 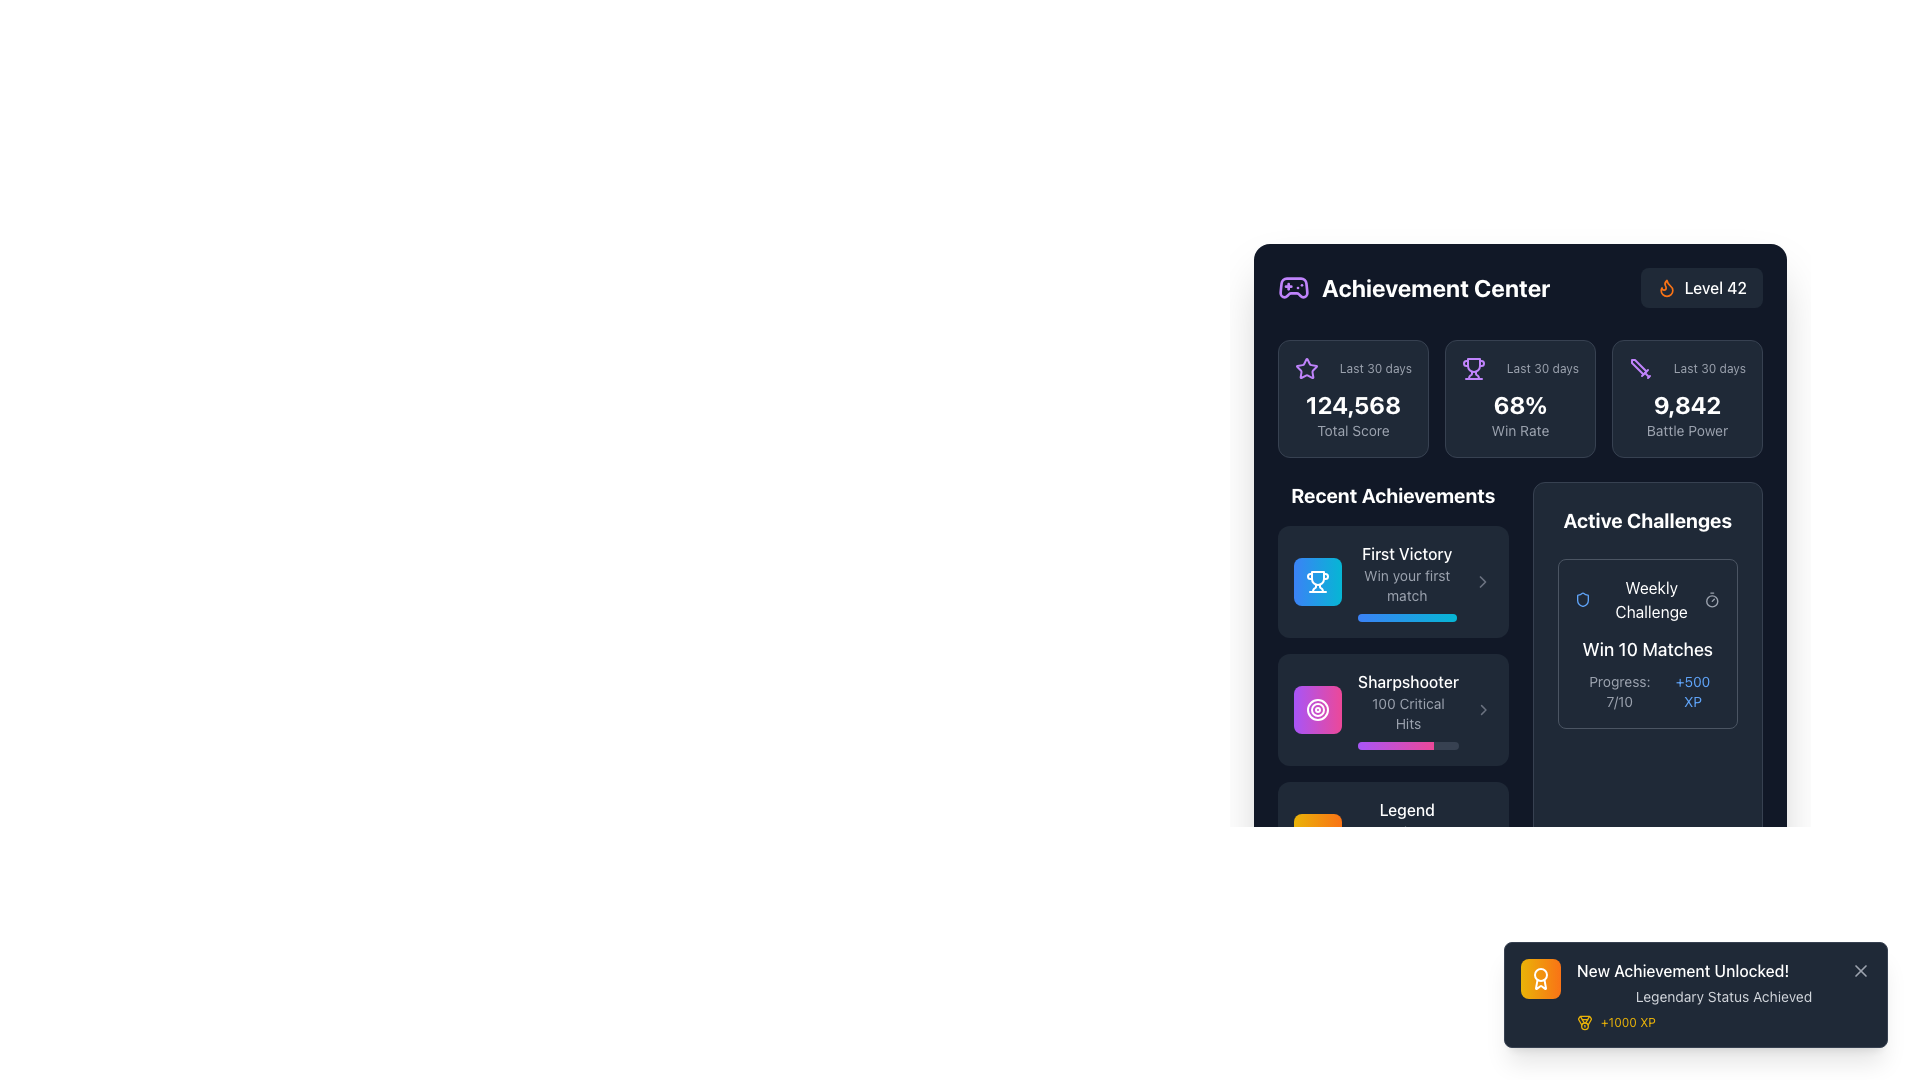 I want to click on the 'Sharpshooter' achievement item in the dashboard achievement list, so click(x=1392, y=708).